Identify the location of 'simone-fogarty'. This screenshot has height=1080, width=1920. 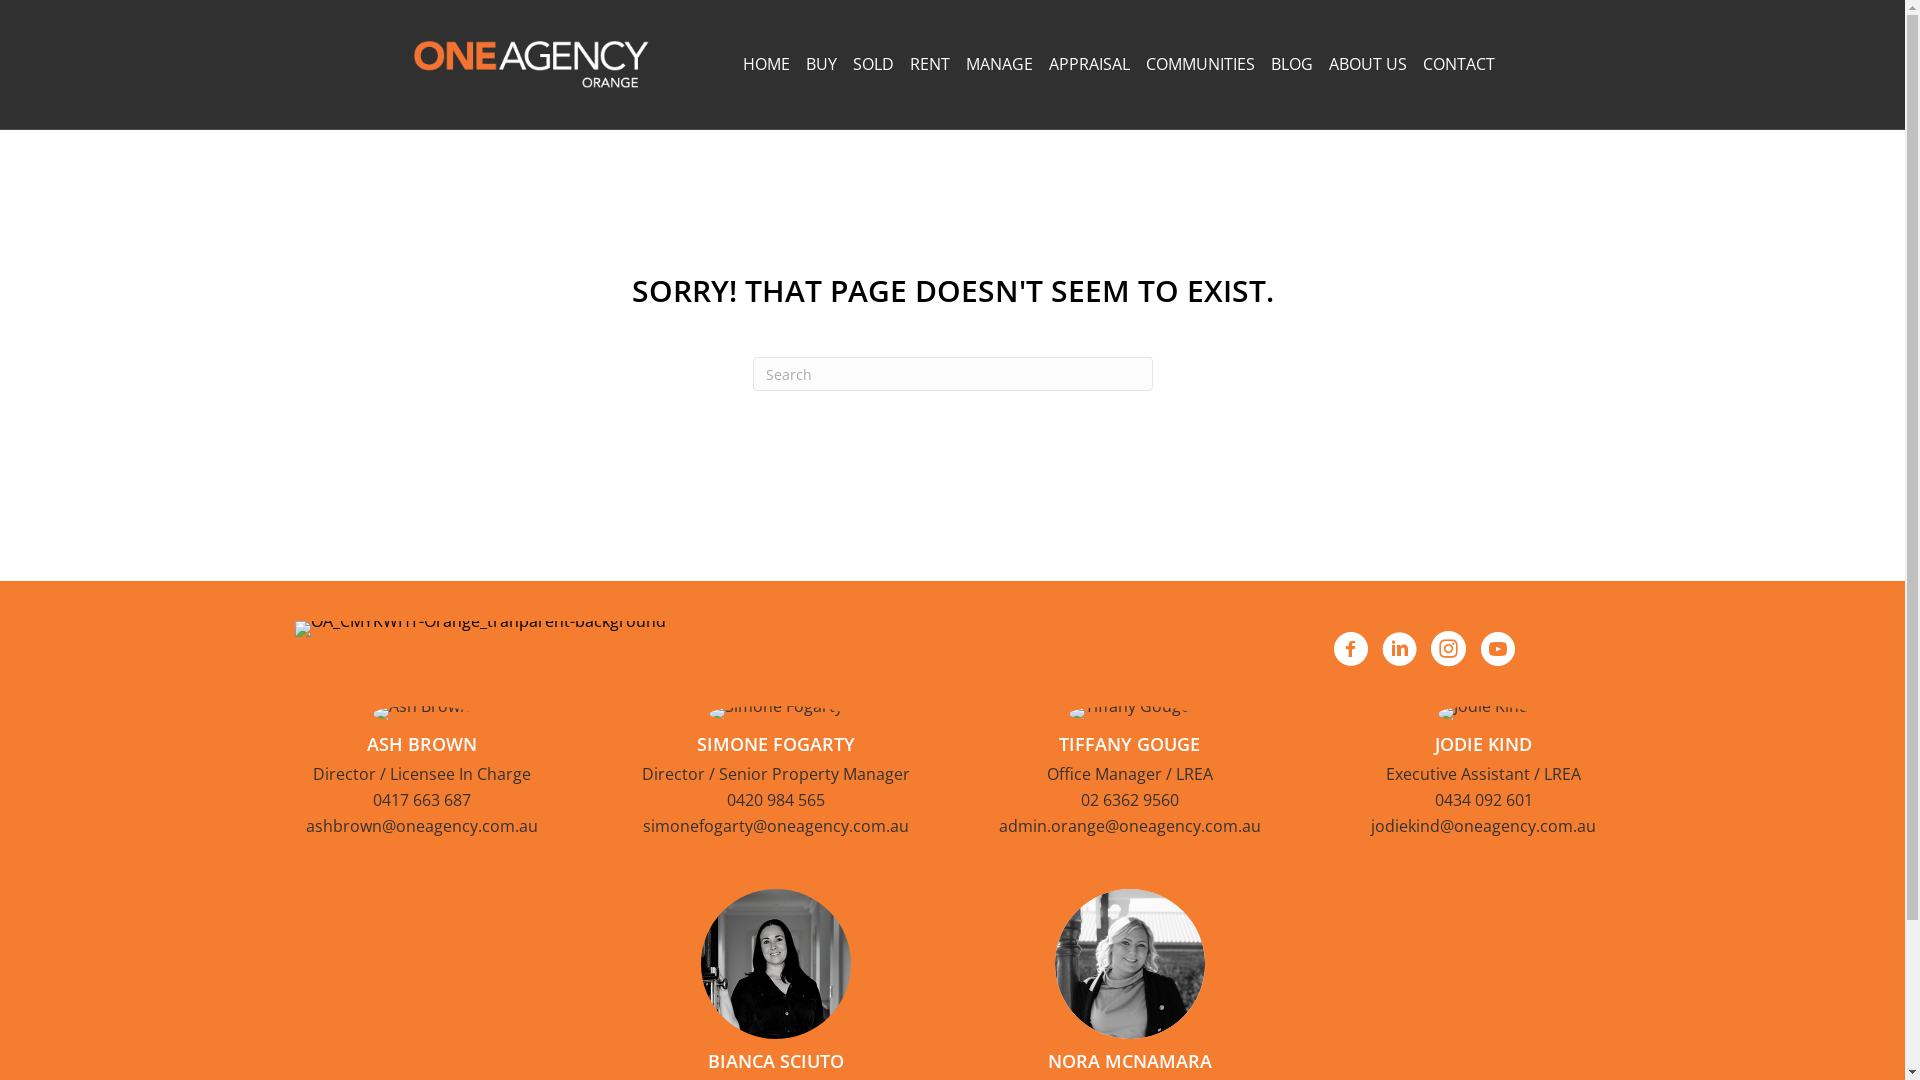
(773, 712).